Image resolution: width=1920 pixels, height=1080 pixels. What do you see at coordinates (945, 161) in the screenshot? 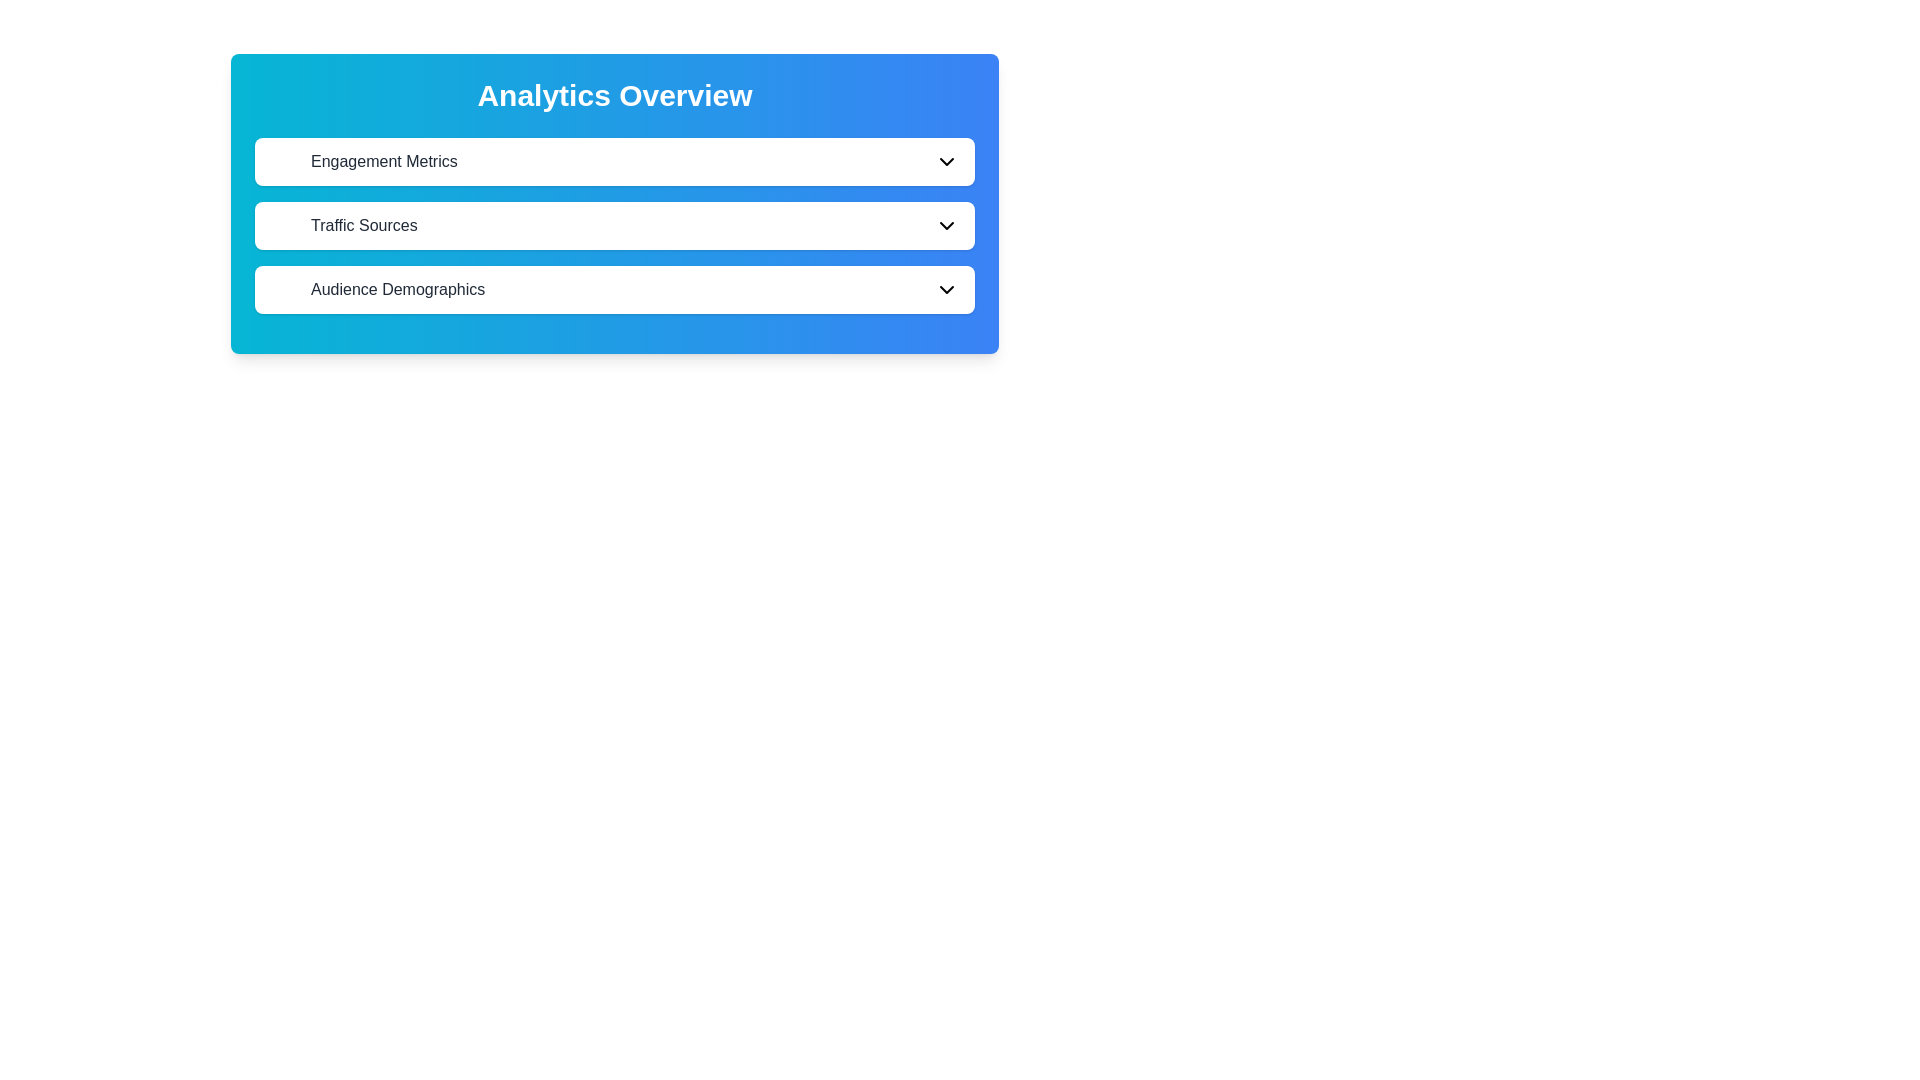
I see `the collapsible icon located at the rightmost position of the 'Engagement Metrics' section` at bounding box center [945, 161].